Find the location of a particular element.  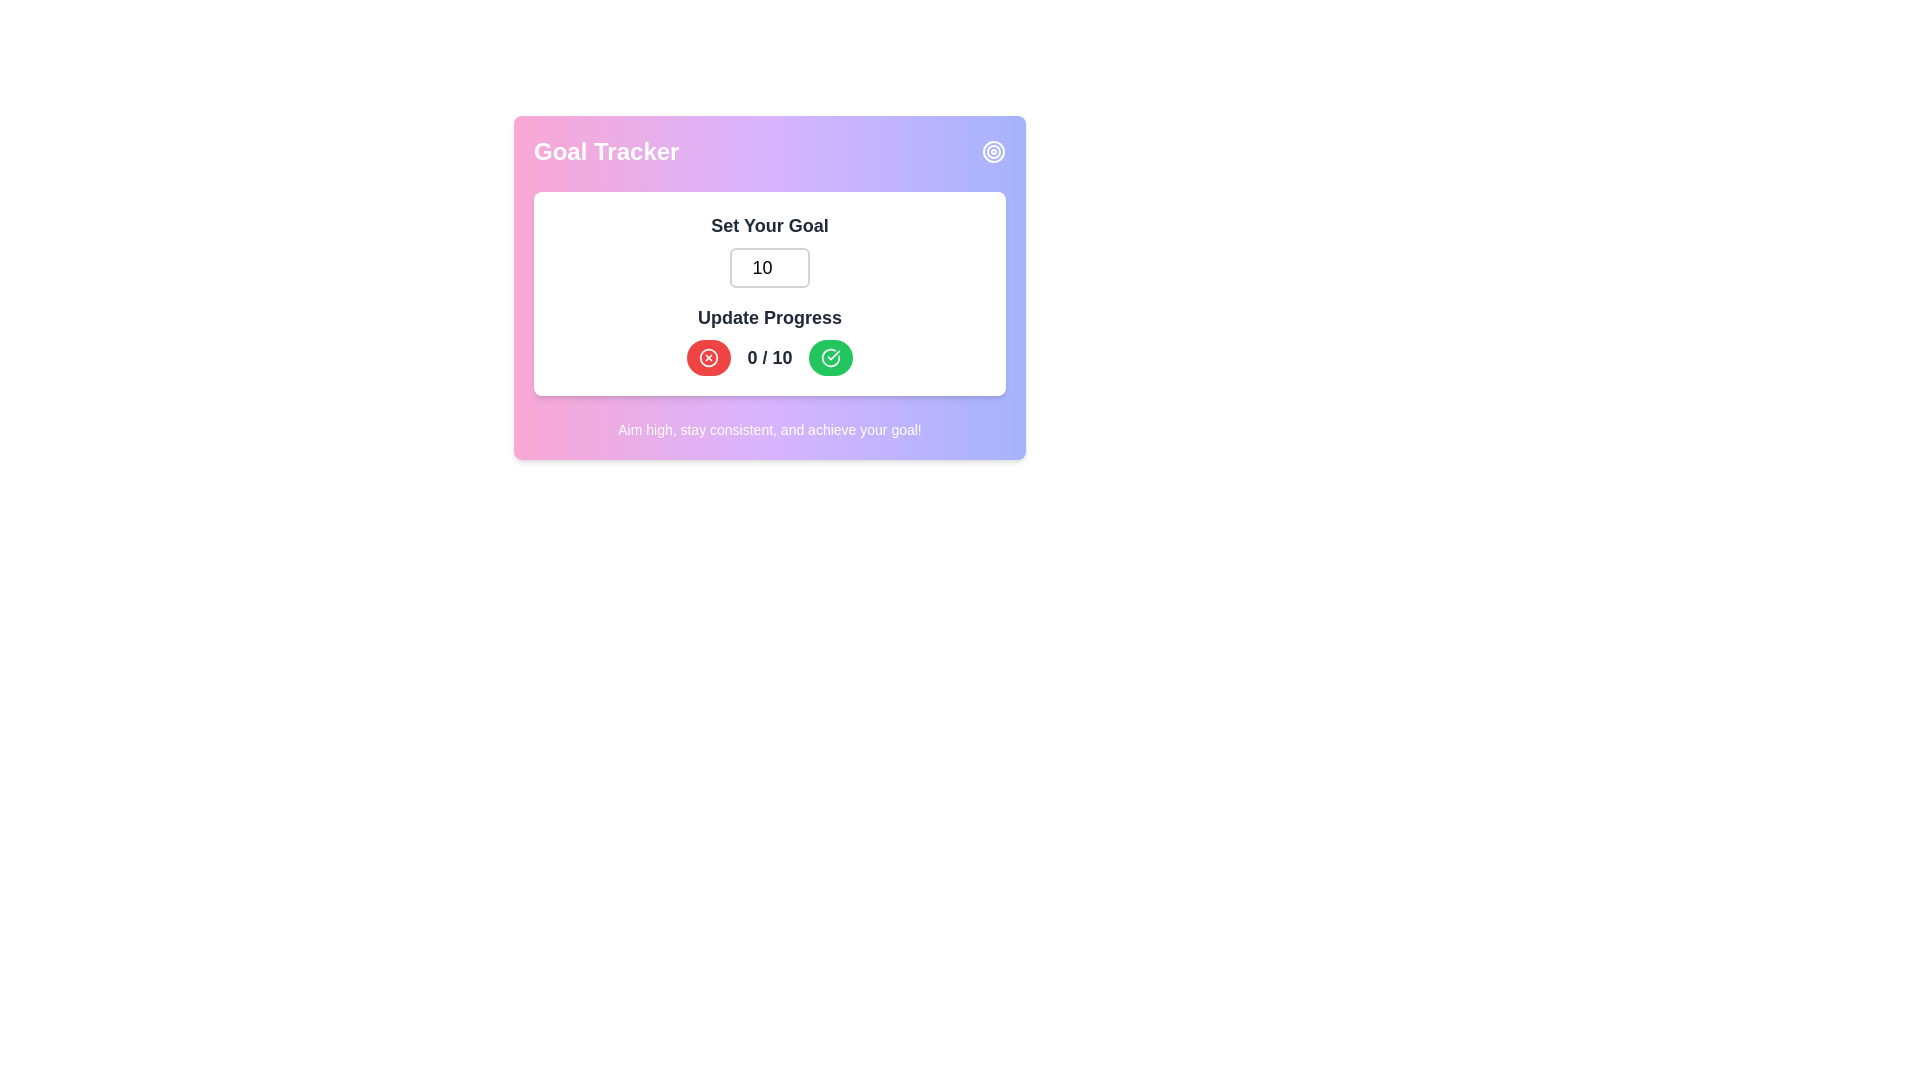

the 'Update Progress' label, which is a bold text label centered within a white card interface, located below the text input field with the value '10' is located at coordinates (768, 316).